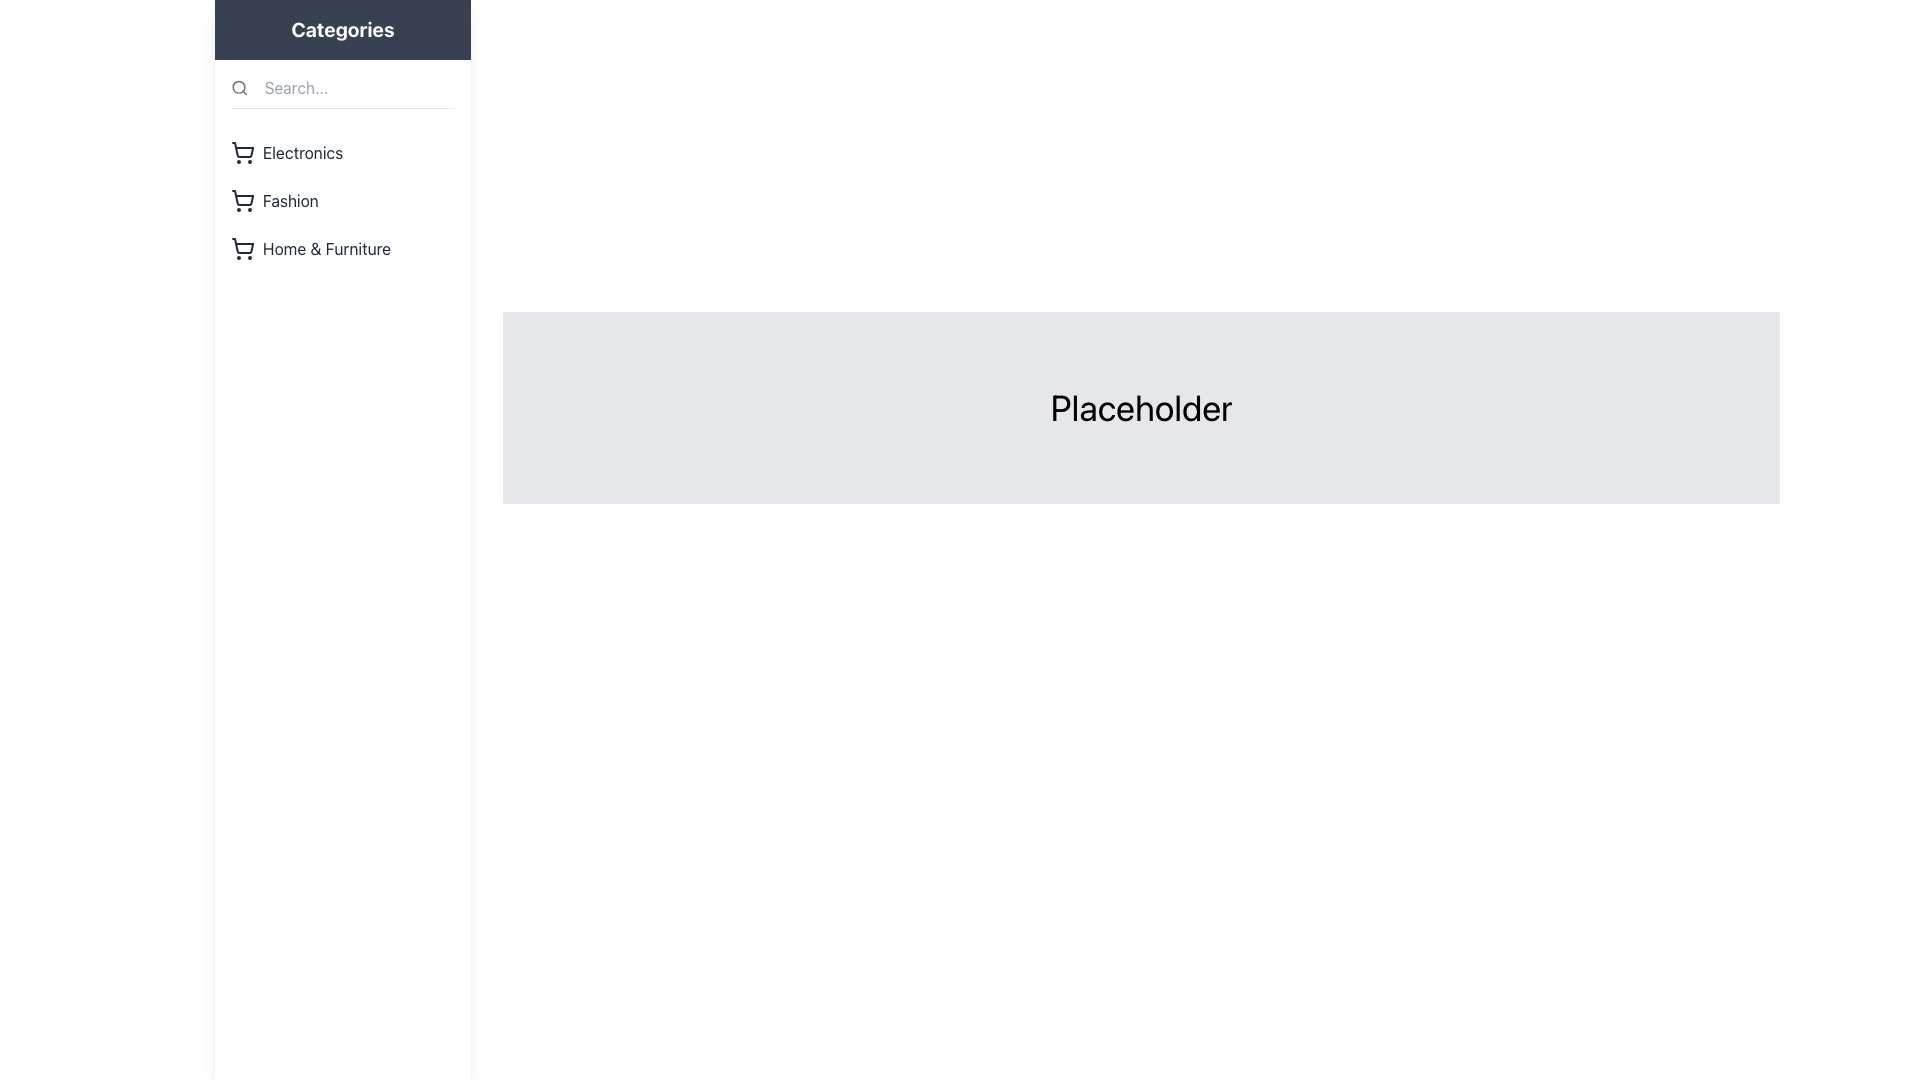 This screenshot has width=1920, height=1080. Describe the element at coordinates (301, 152) in the screenshot. I see `the 'Electronics' text label located to the right of the shopping cart icon in the sidebar category list` at that location.